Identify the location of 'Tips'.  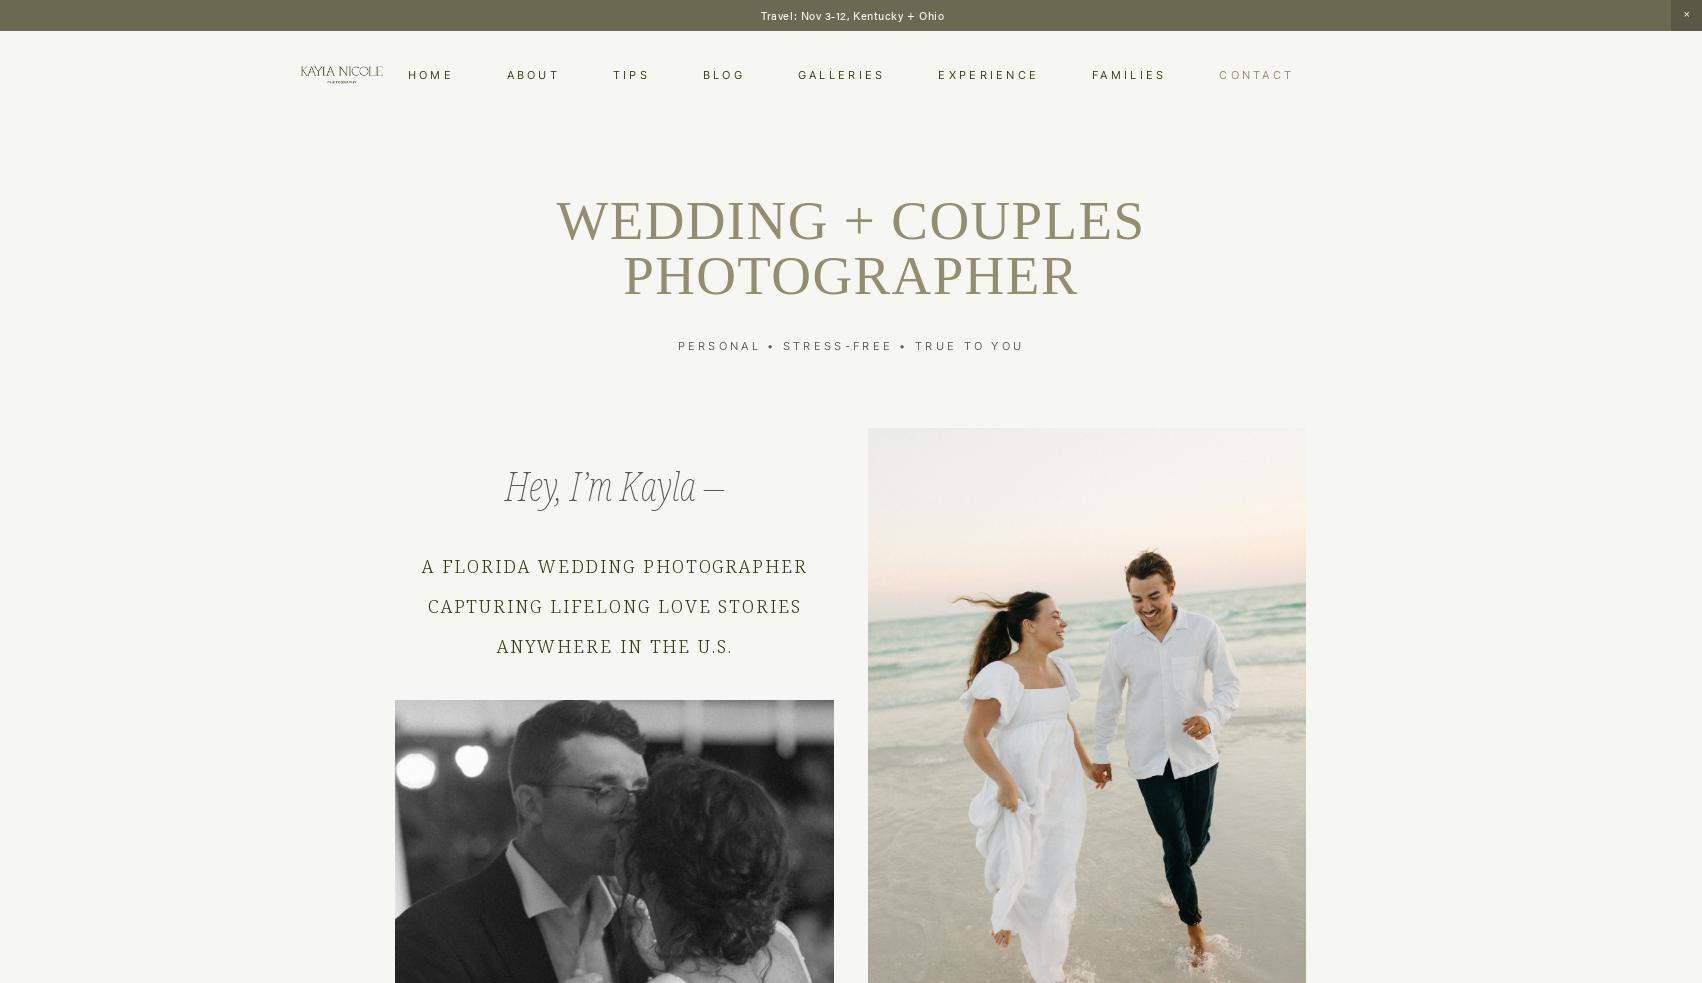
(612, 73).